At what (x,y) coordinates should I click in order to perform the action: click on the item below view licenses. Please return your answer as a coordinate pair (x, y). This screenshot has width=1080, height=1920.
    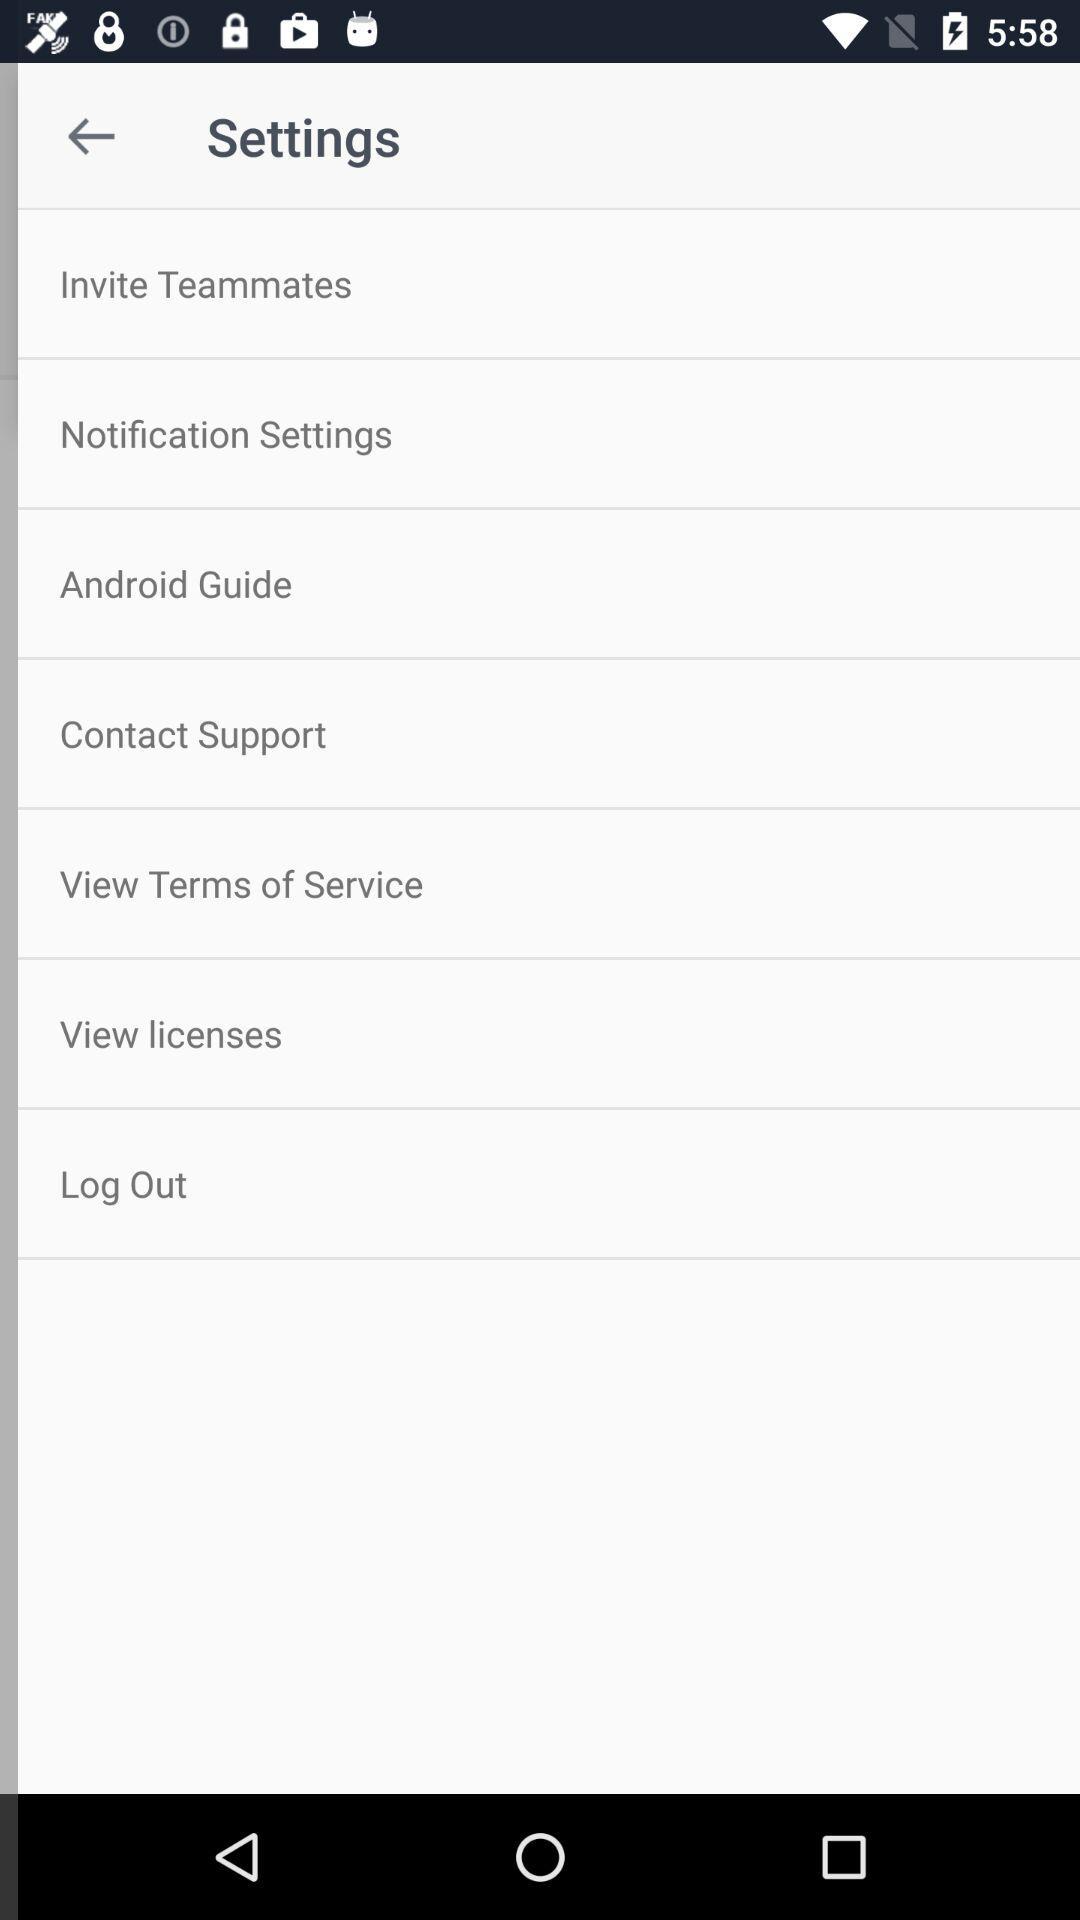
    Looking at the image, I should click on (540, 1183).